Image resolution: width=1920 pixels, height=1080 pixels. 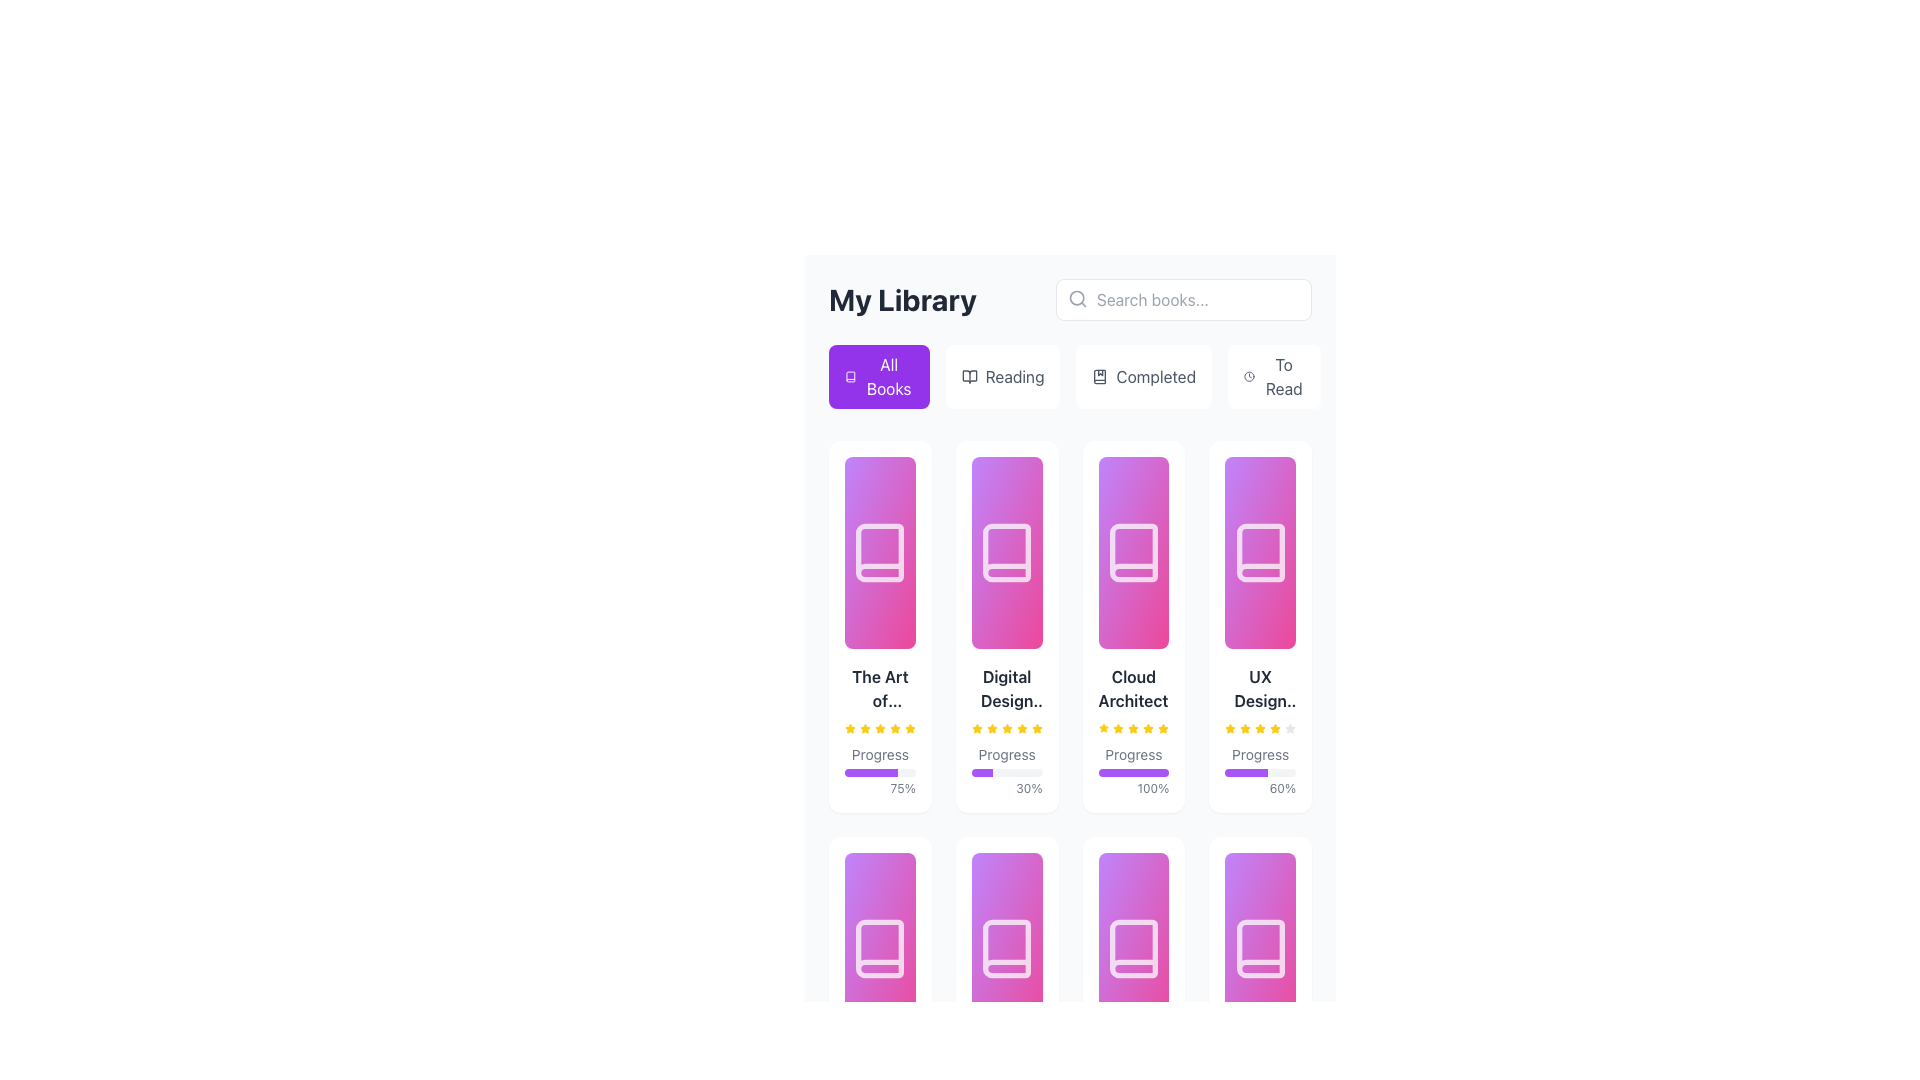 I want to click on text from the Text Label, which serves as a title or heading for its card, positioned at the top of its group above the star rating section and progress indicators, so click(x=1007, y=688).